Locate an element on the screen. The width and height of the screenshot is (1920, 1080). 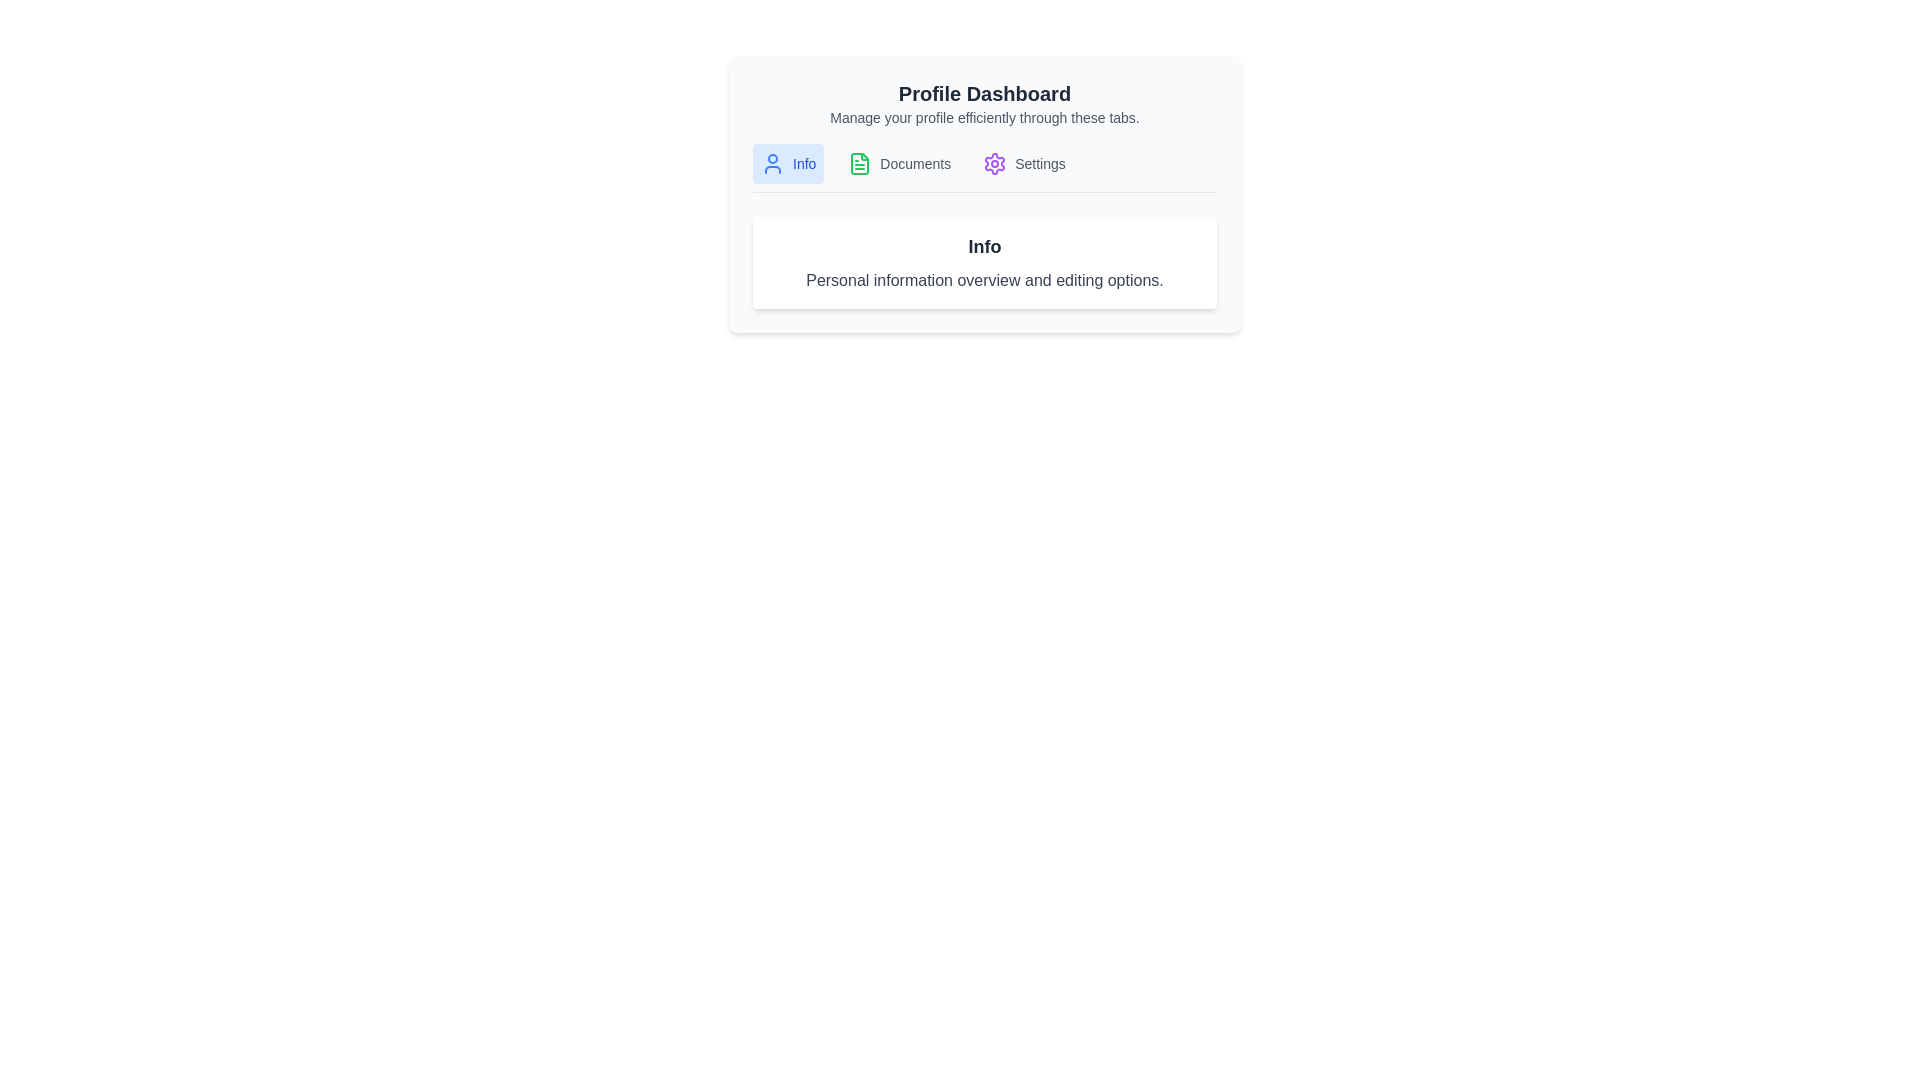
the Settings tab to view its content is located at coordinates (1024, 163).